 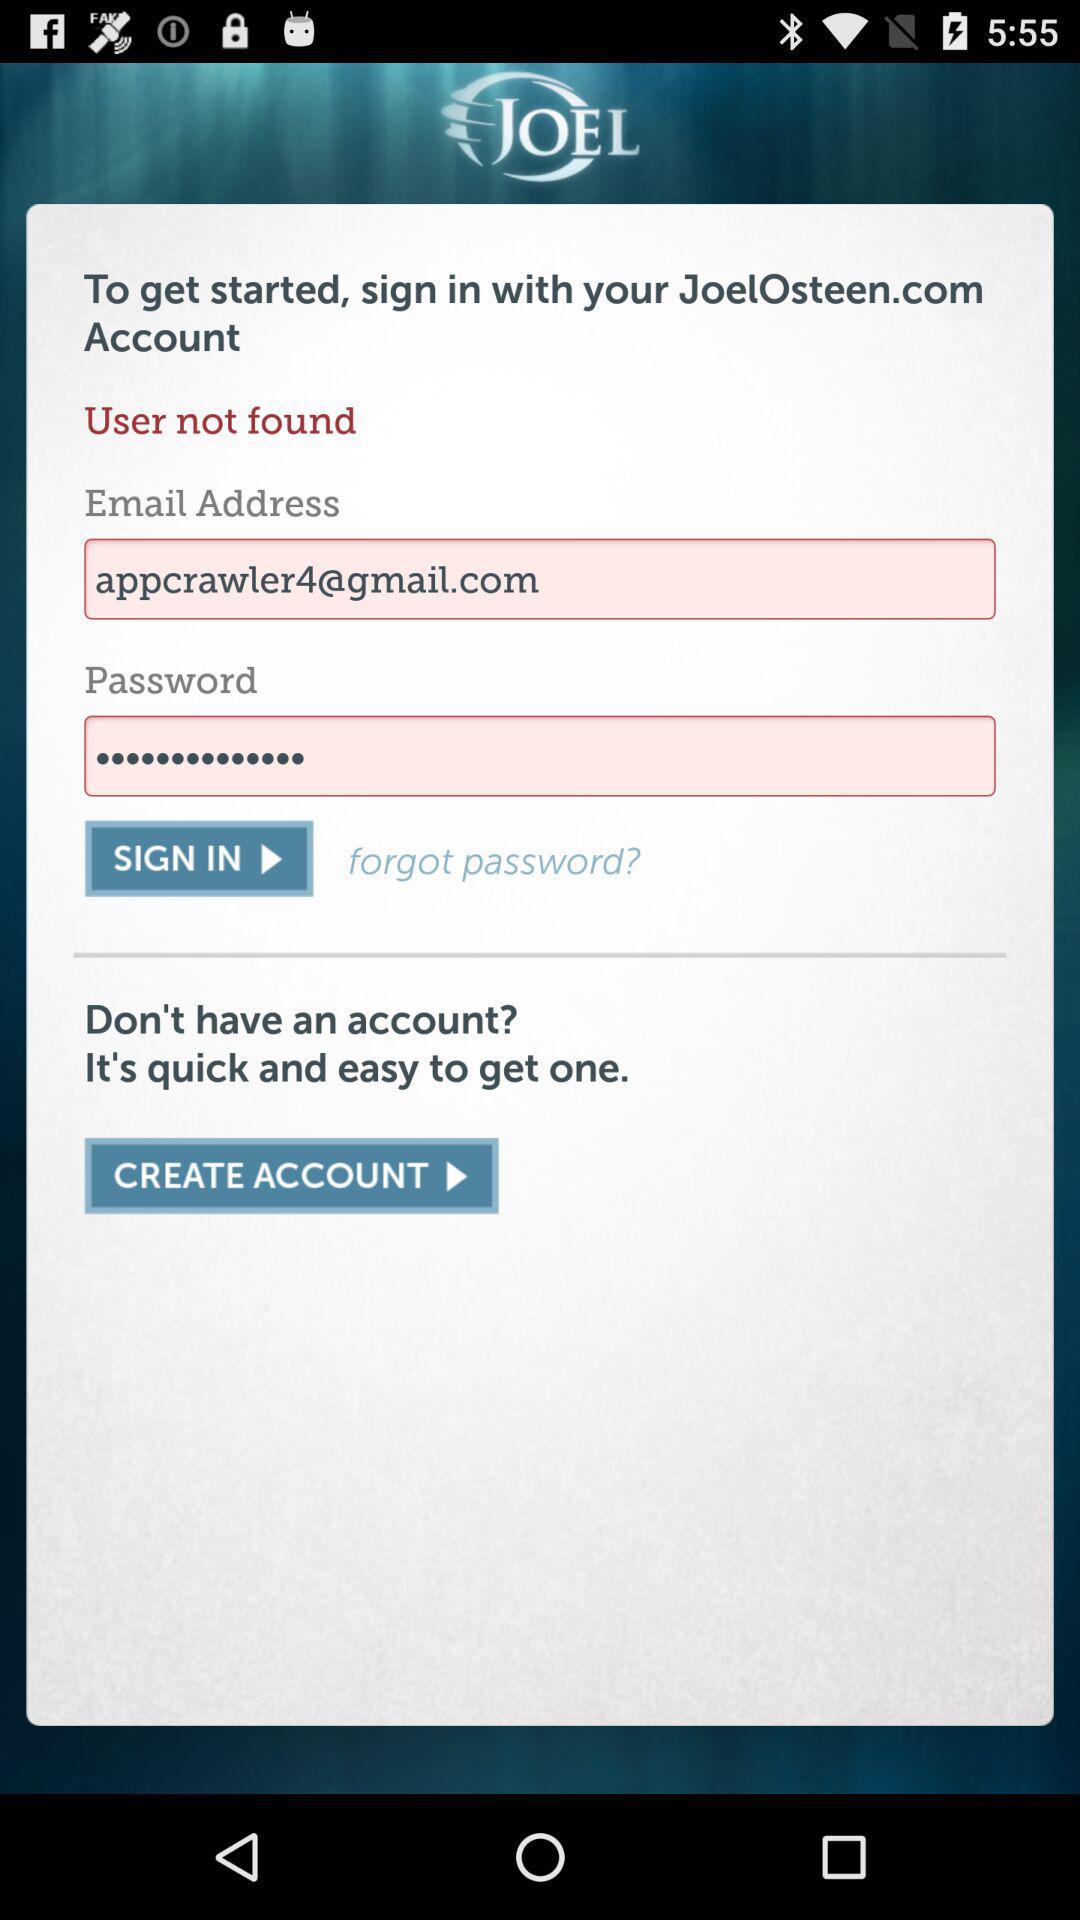 I want to click on next page, so click(x=291, y=1176).